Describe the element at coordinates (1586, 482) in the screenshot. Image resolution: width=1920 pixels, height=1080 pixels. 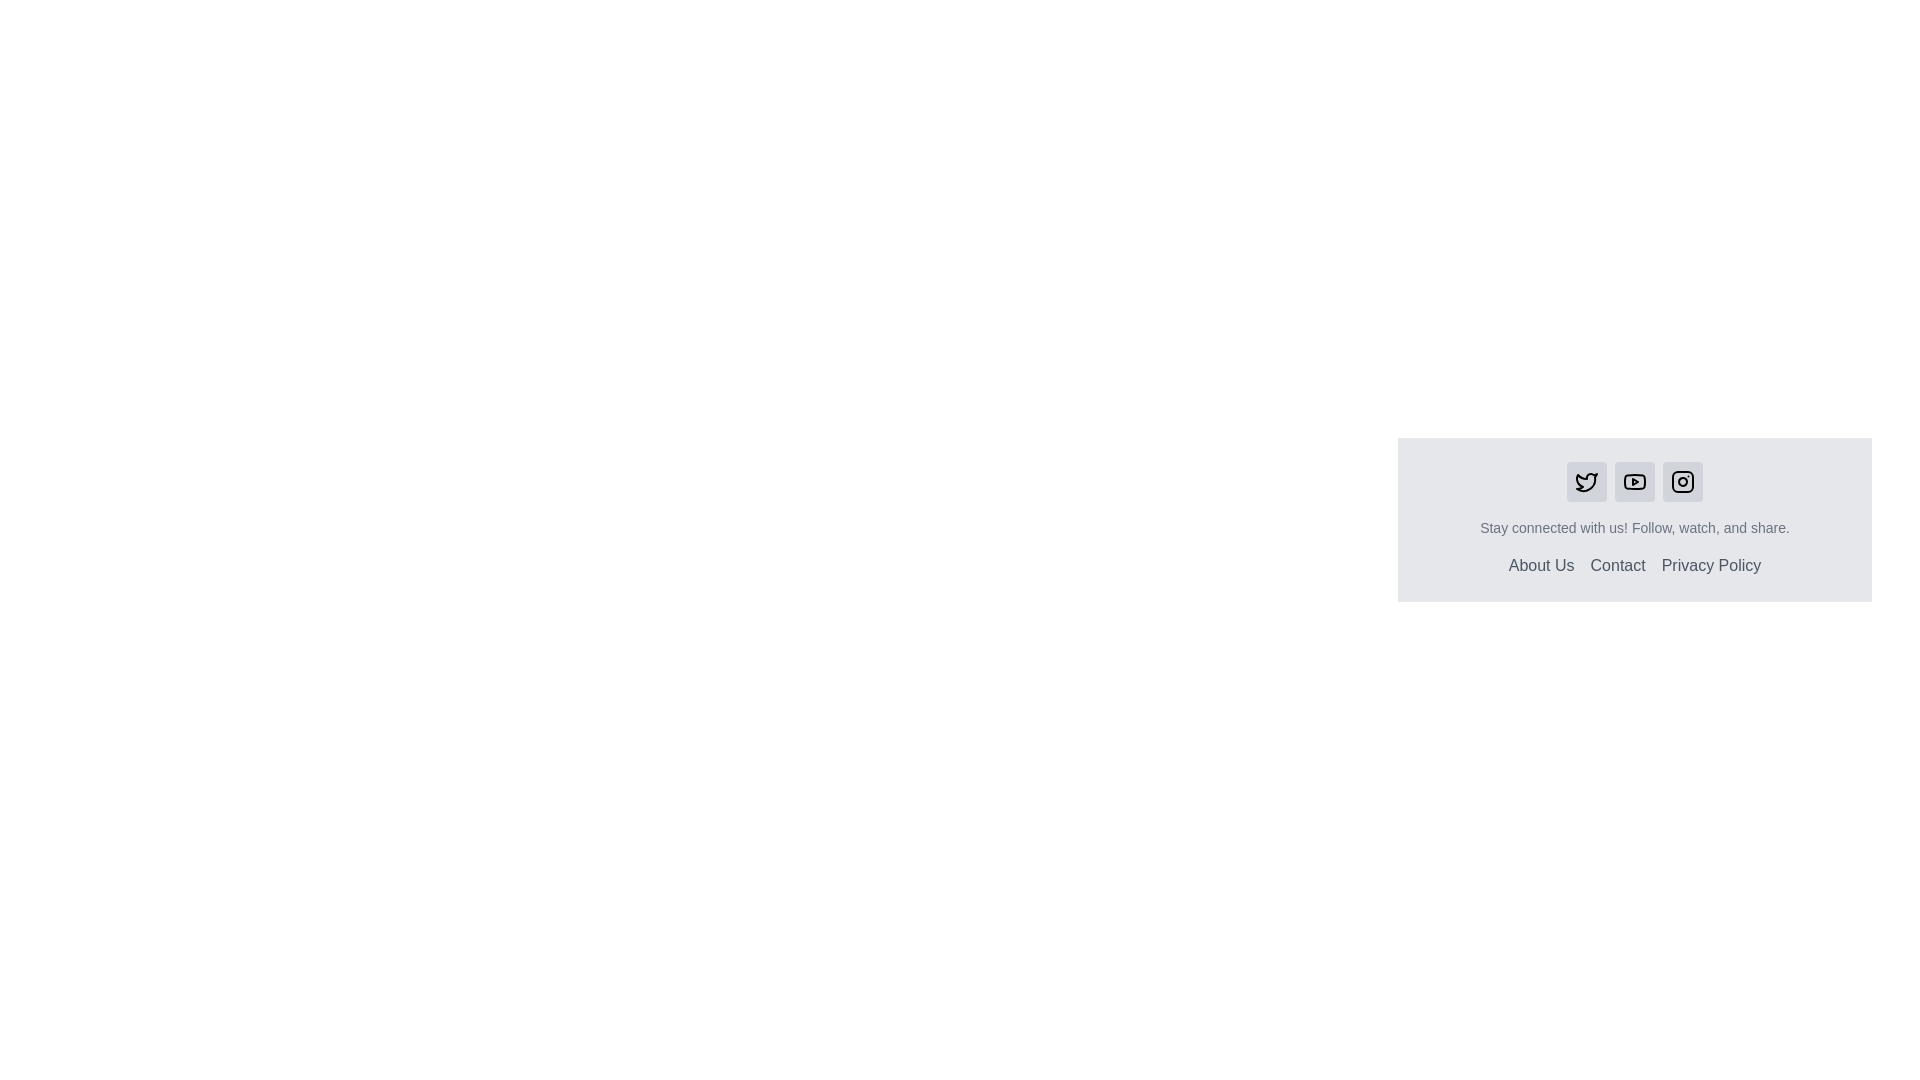
I see `the rounded square button with a light gray background and black Twitter logo icon at its center, located in the bottom-right corner of the interface` at that location.